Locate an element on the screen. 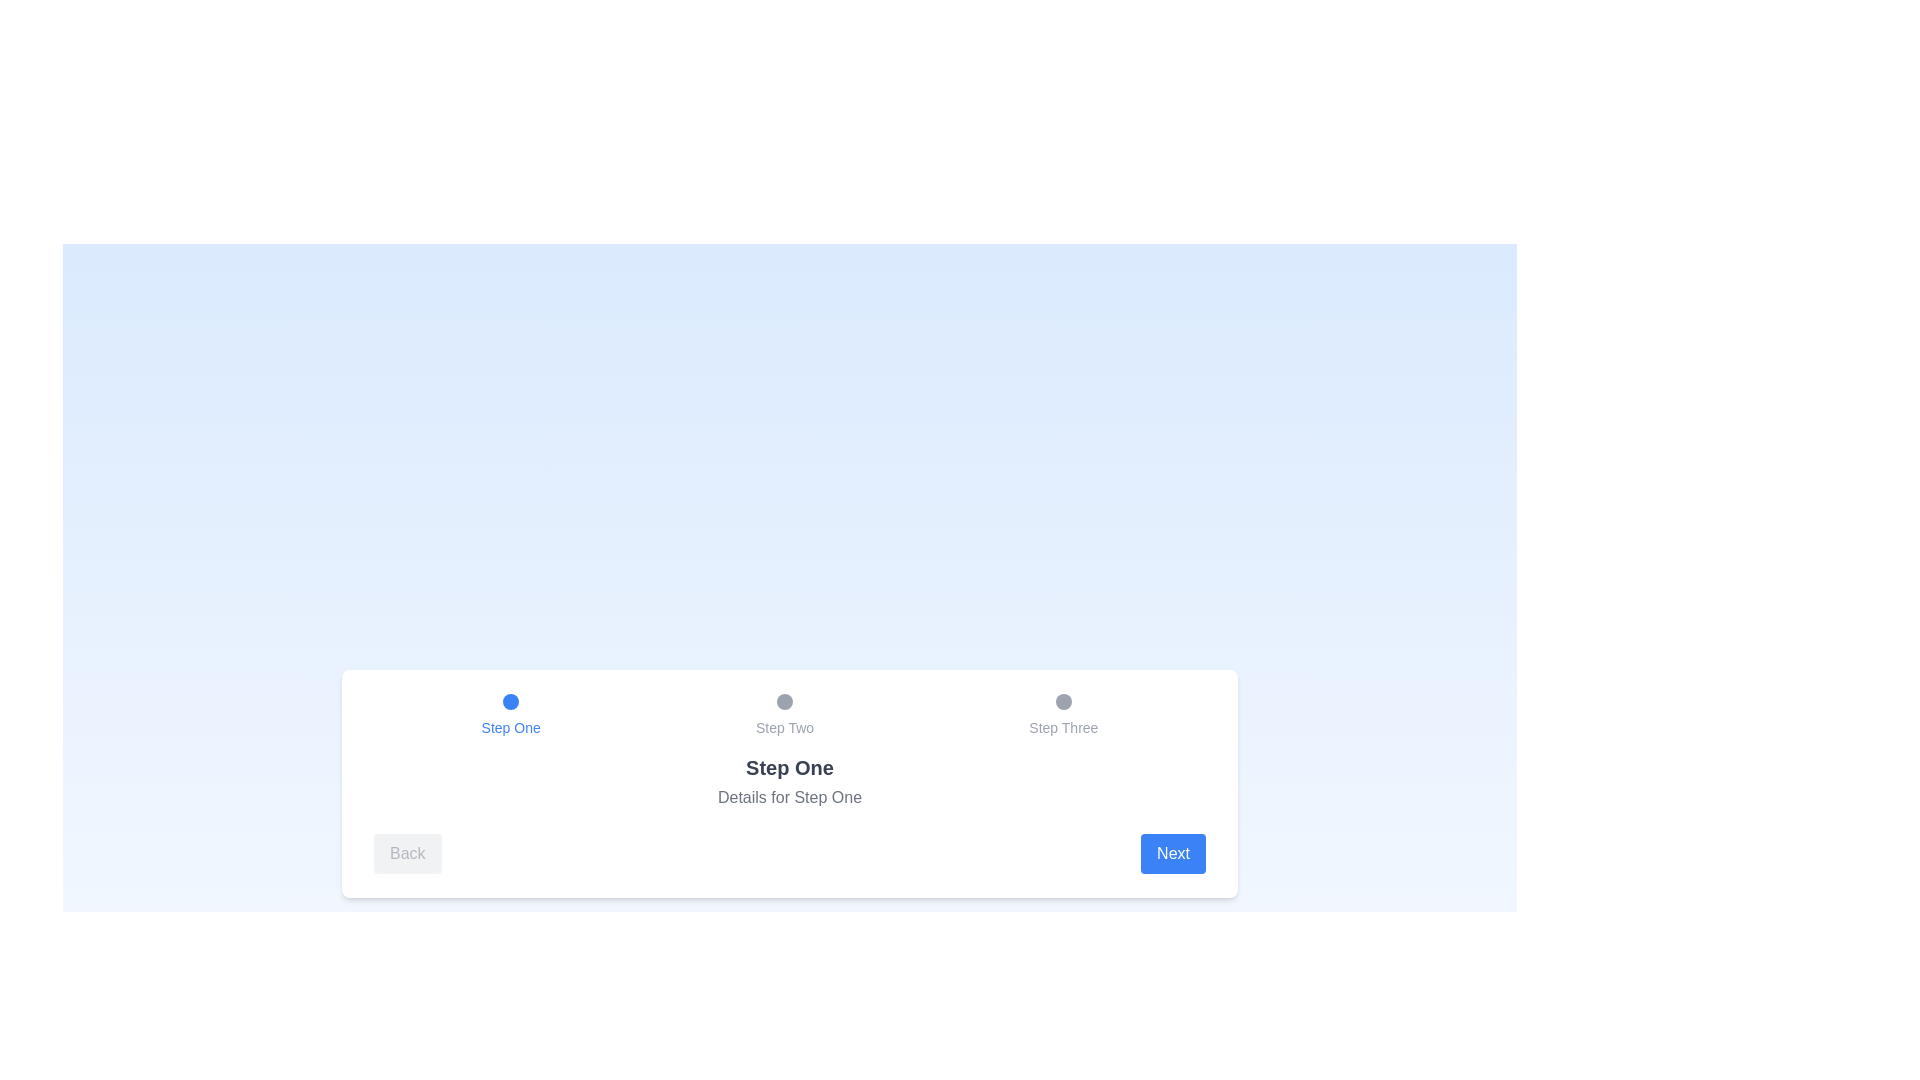 This screenshot has height=1080, width=1920. the 'Next' button to navigate to the next step is located at coordinates (1172, 853).